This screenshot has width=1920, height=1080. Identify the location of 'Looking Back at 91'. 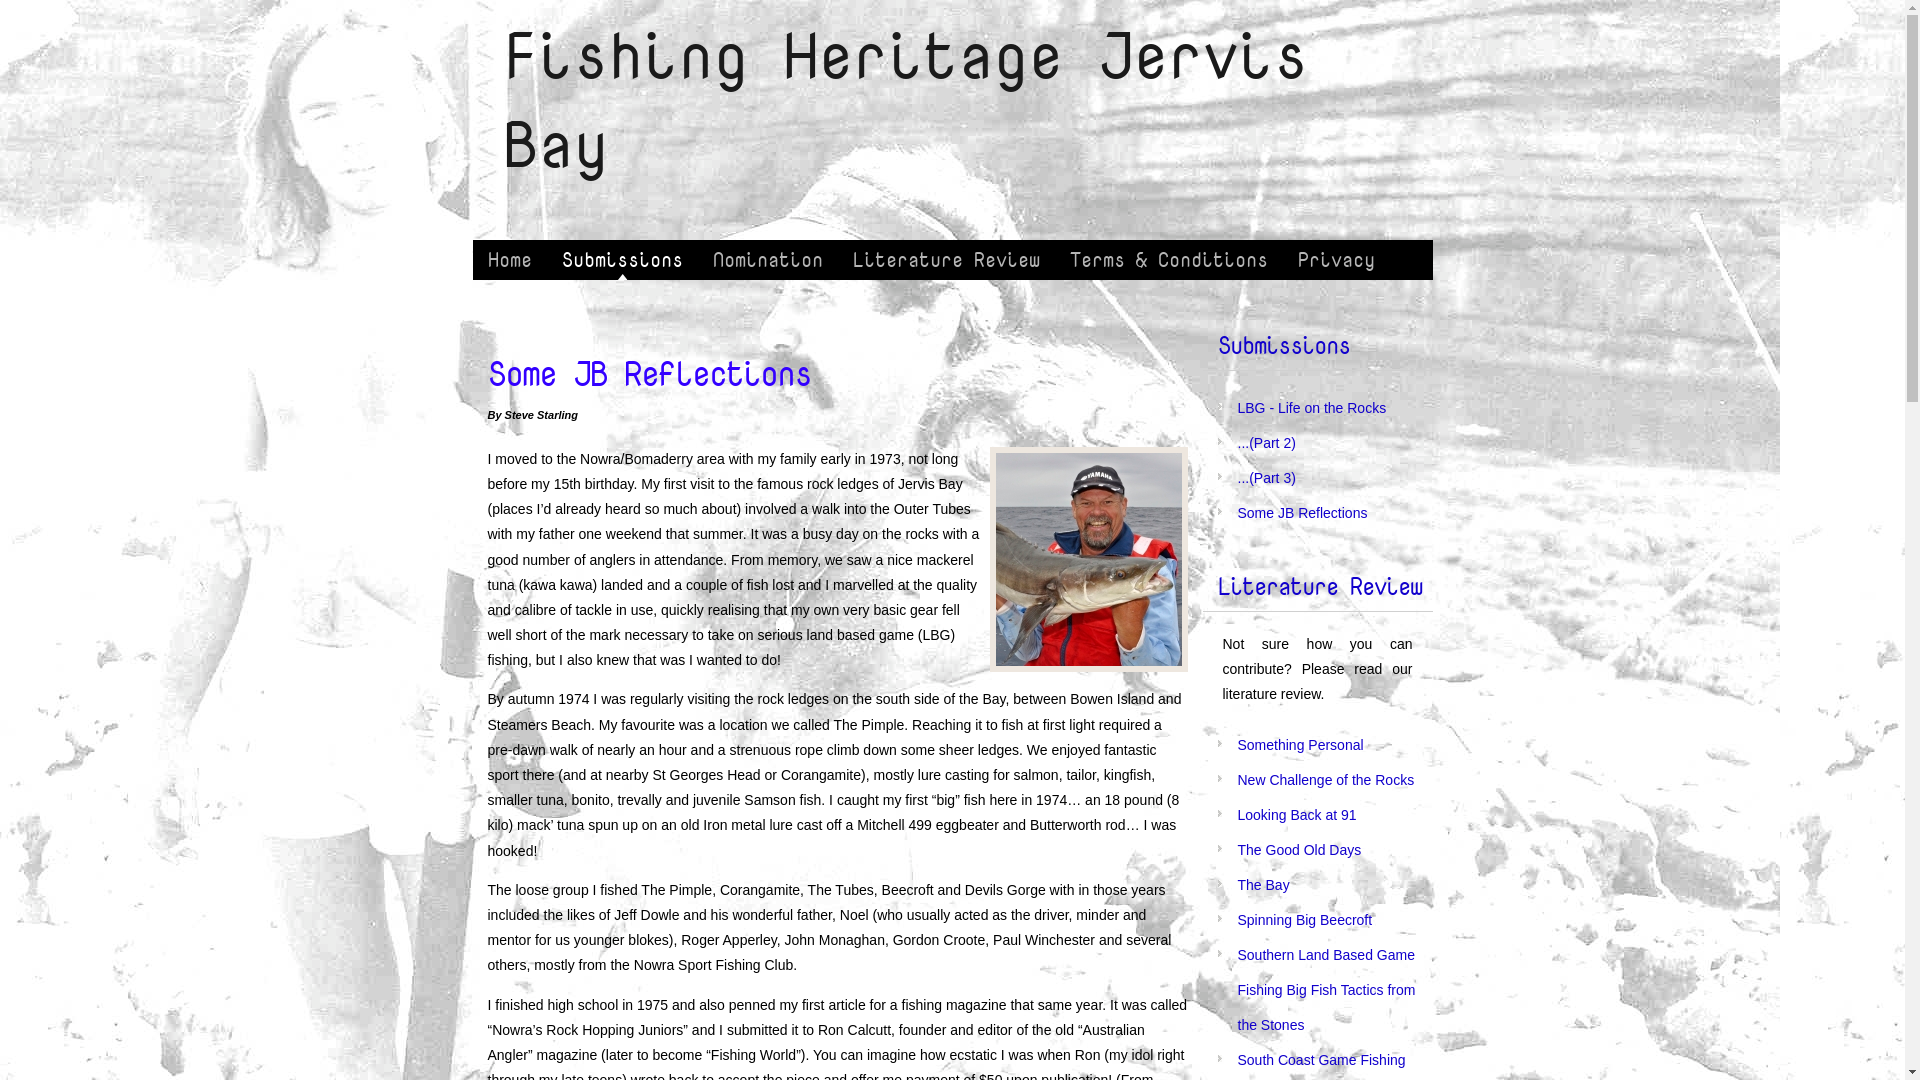
(1297, 814).